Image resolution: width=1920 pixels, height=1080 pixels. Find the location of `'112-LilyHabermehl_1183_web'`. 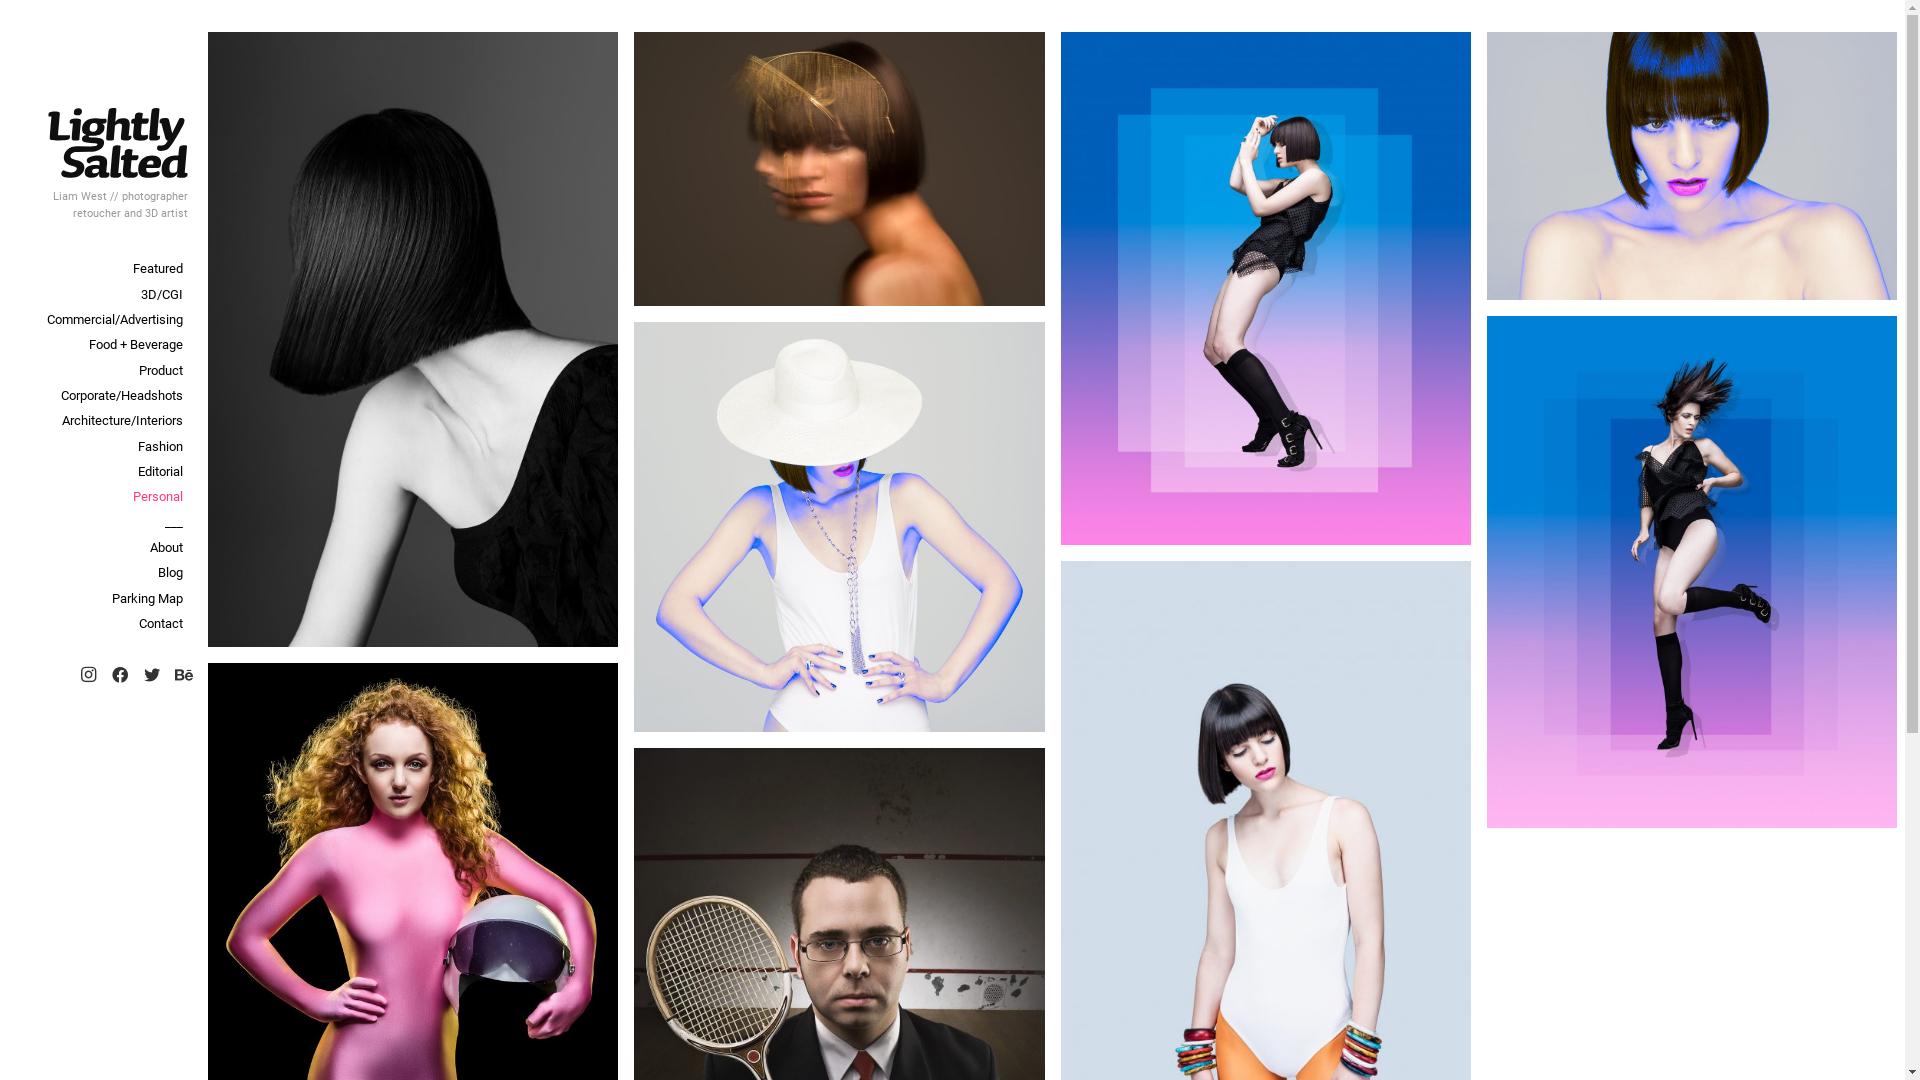

'112-LilyHabermehl_1183_web' is located at coordinates (1487, 164).